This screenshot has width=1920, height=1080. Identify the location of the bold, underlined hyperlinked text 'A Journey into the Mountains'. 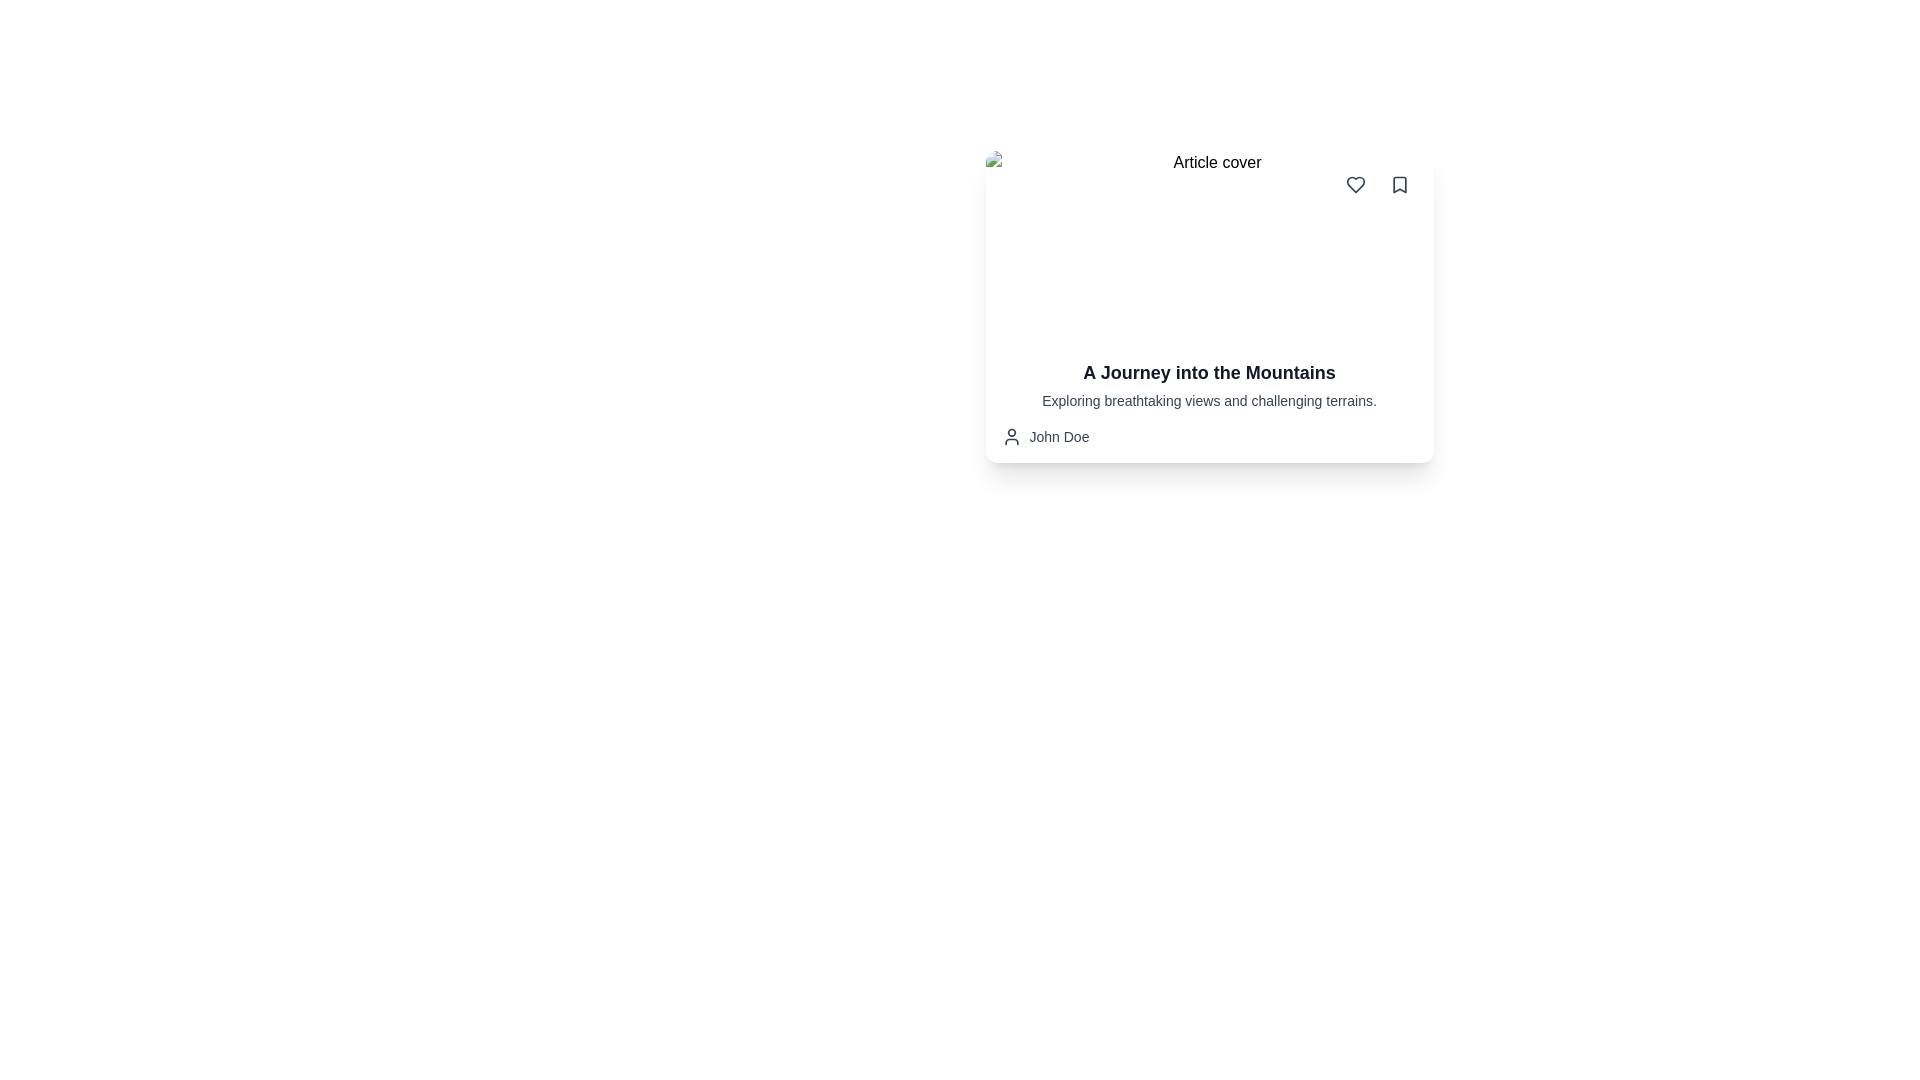
(1208, 373).